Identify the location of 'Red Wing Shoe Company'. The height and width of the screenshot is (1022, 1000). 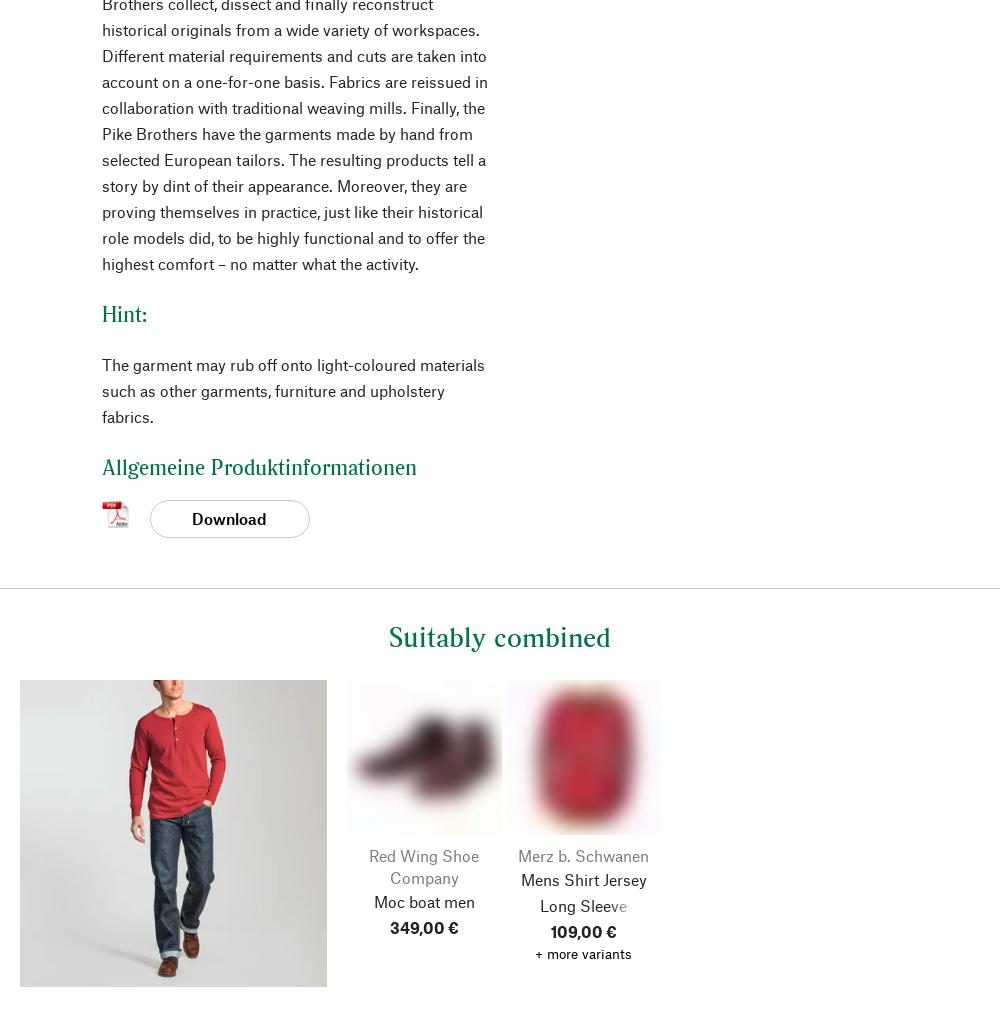
(424, 866).